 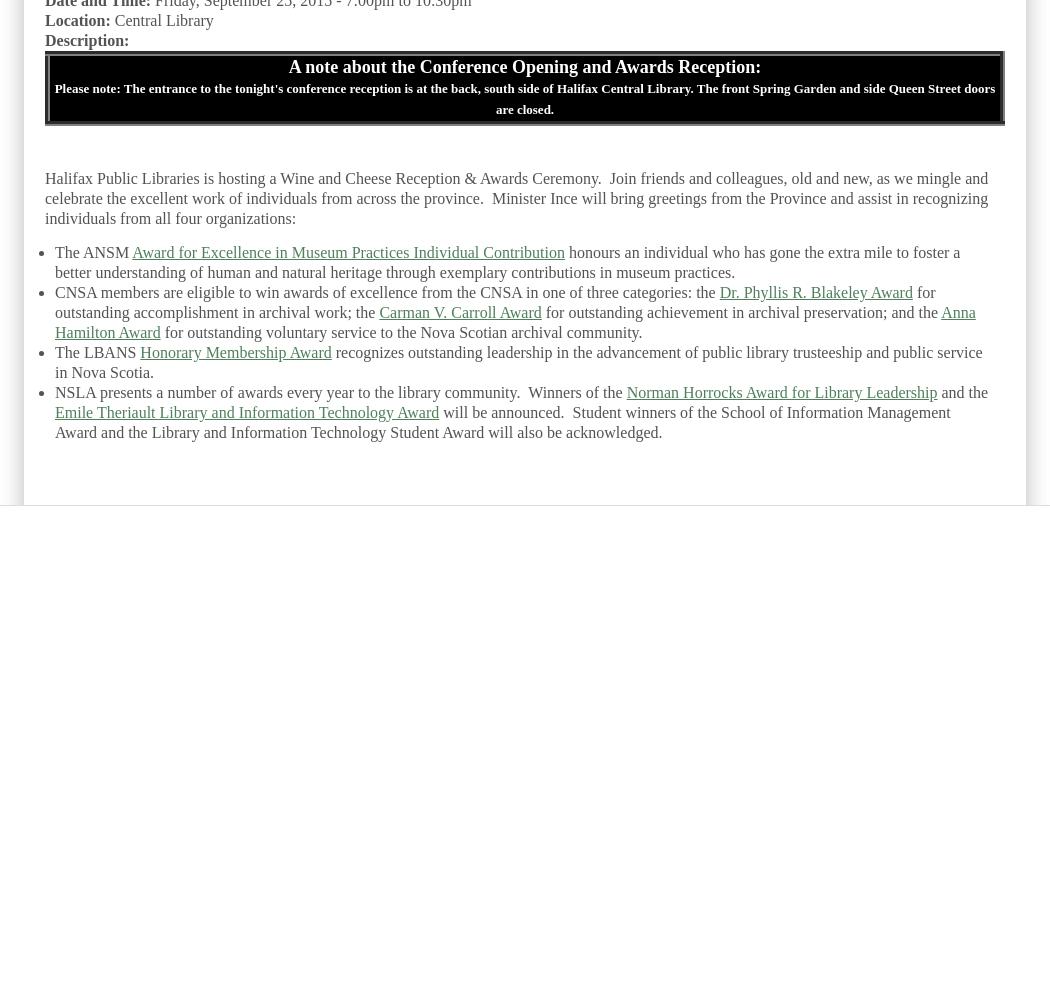 What do you see at coordinates (97, 350) in the screenshot?
I see `'The LBANS'` at bounding box center [97, 350].